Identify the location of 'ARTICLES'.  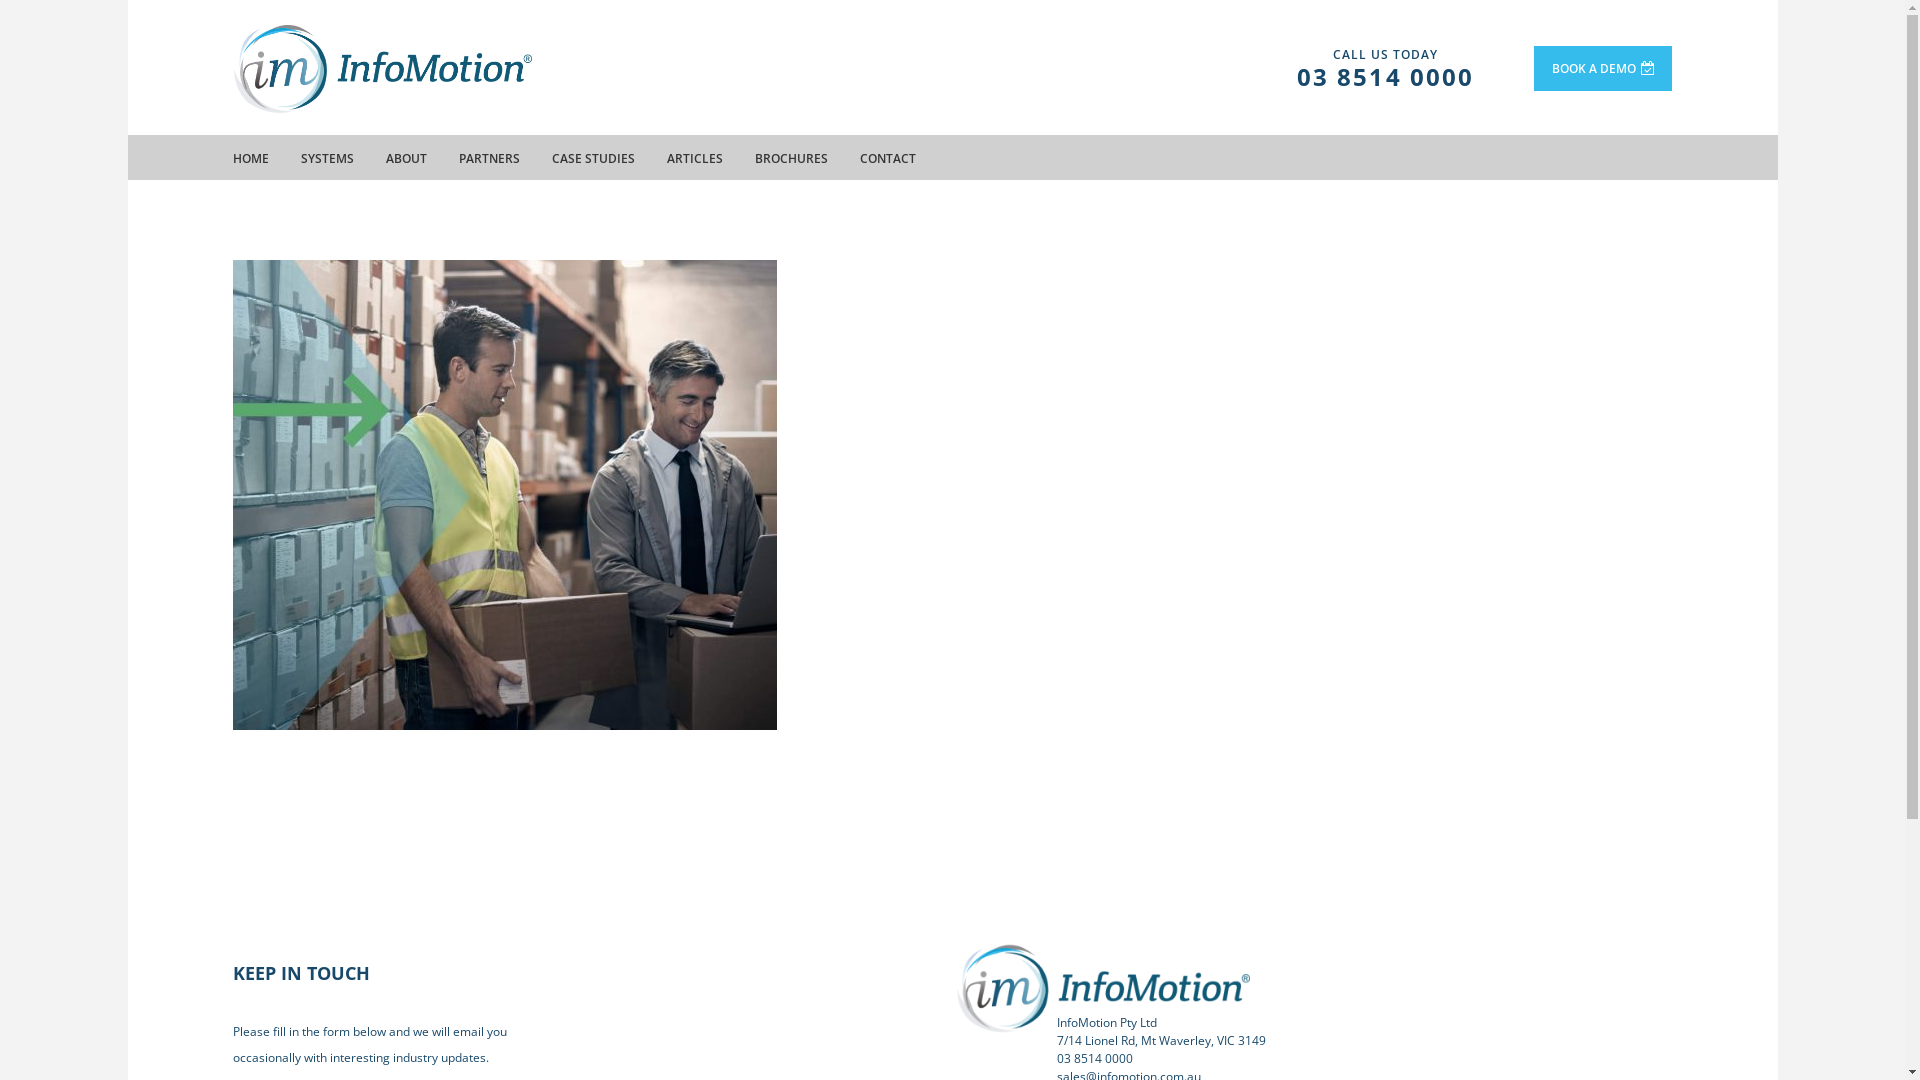
(694, 157).